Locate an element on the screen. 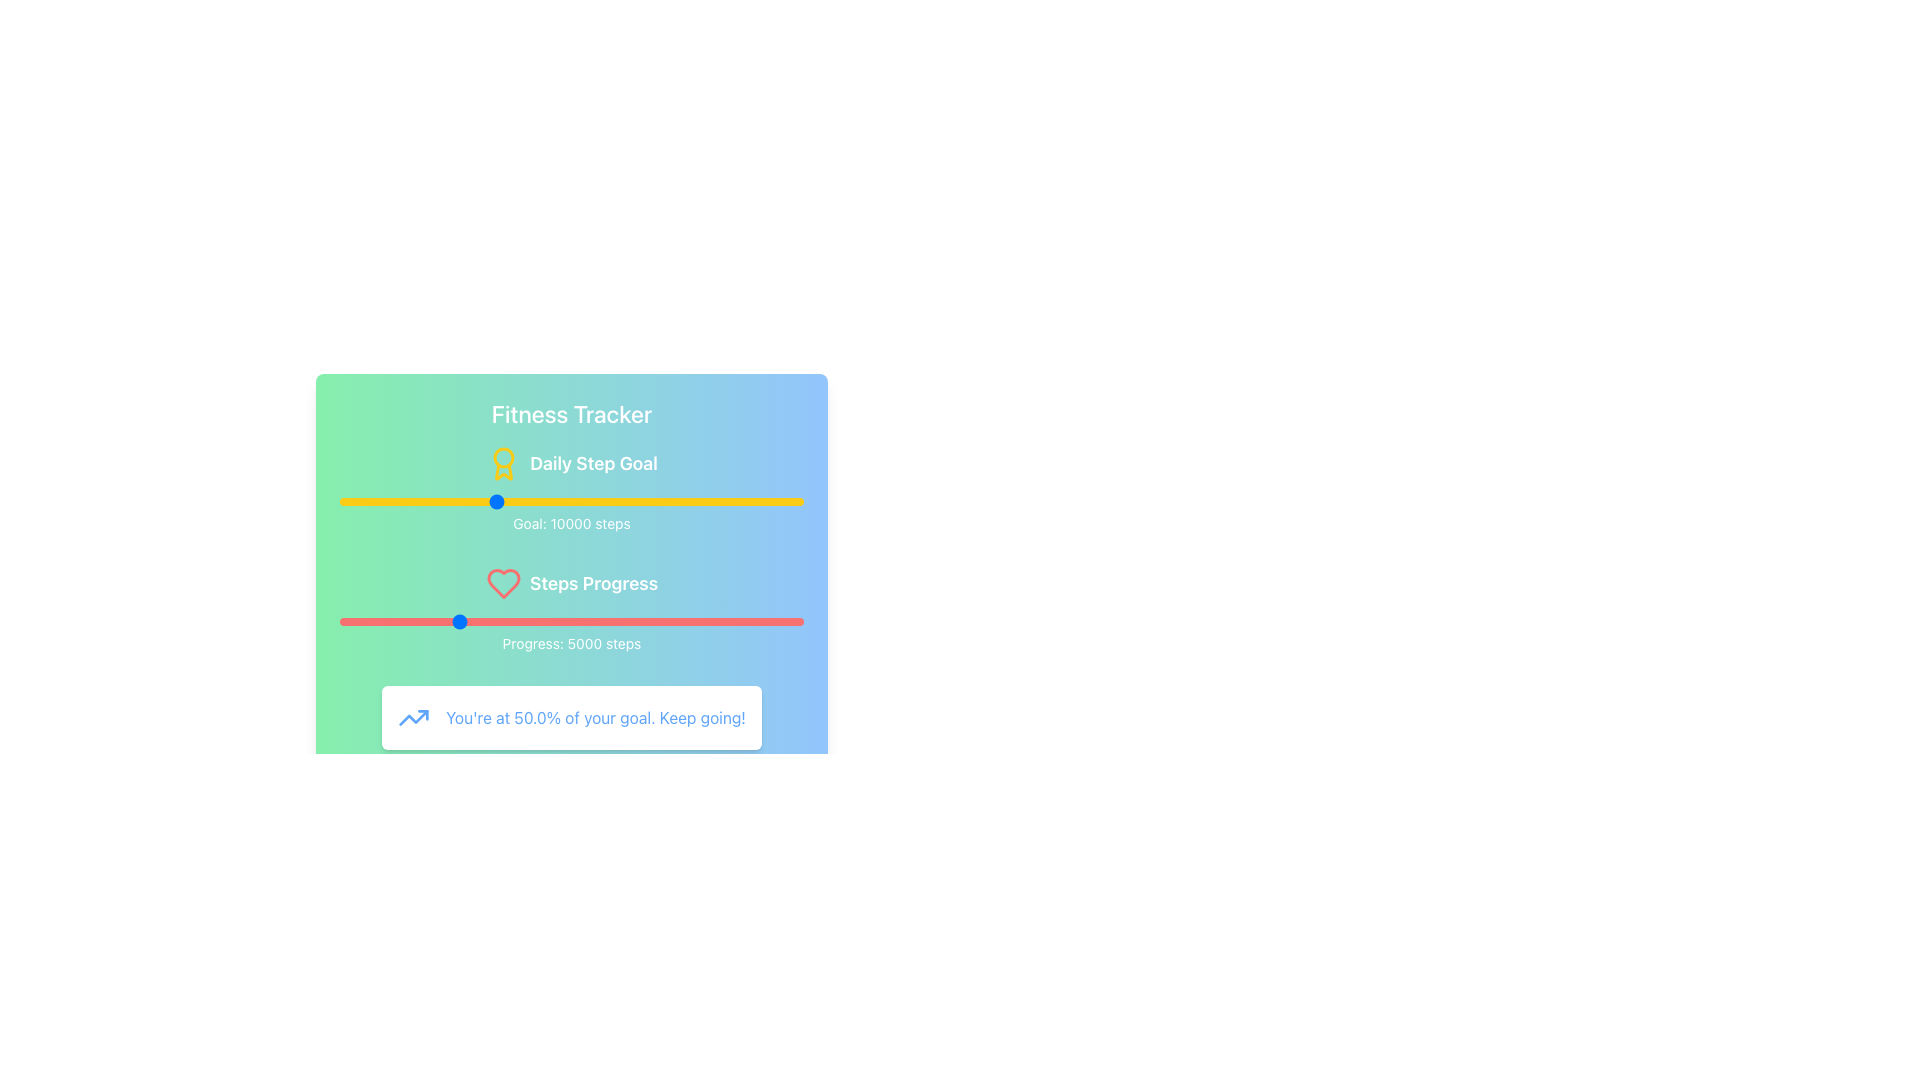 The image size is (1920, 1080). the Static Text Label displaying the goal value of 10,000 steps, which is located below the yellow progress bar labeled 'Daily Step Goal' is located at coordinates (570, 523).